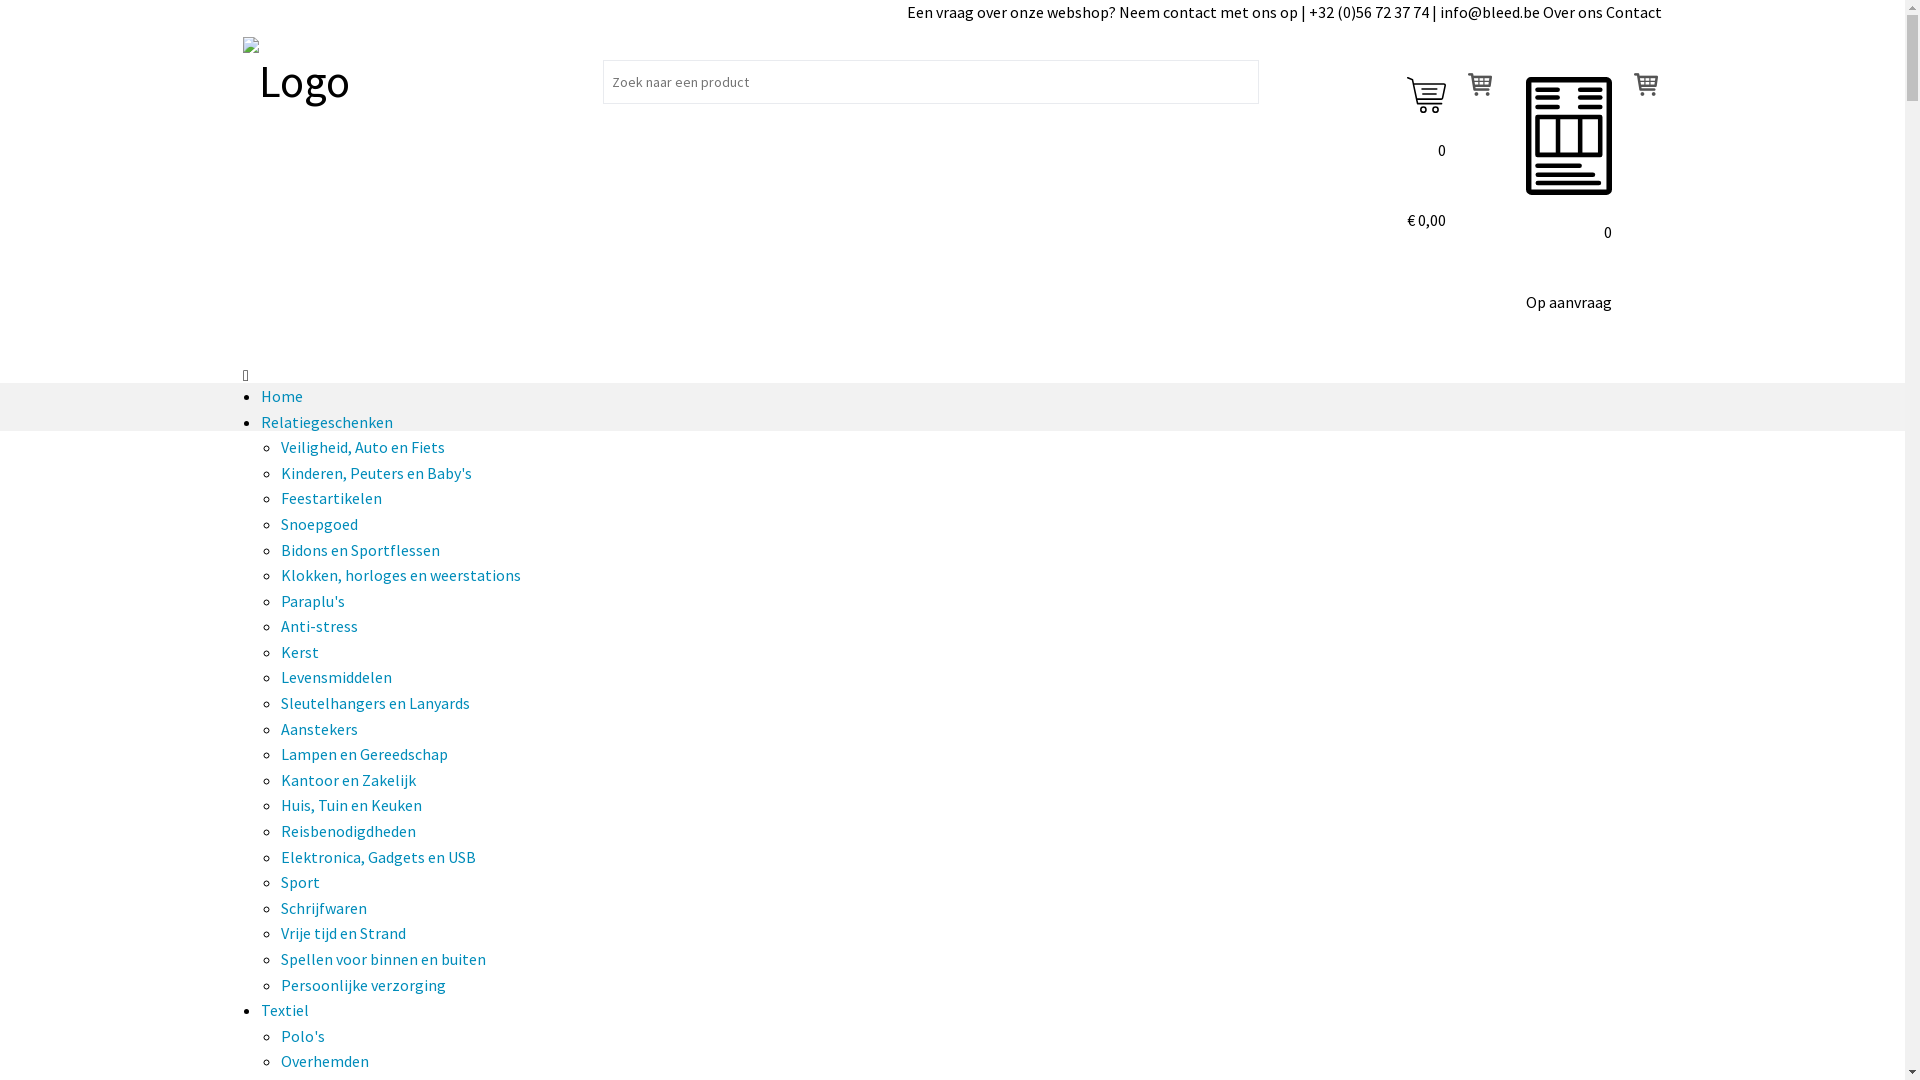 This screenshot has height=1080, width=1920. I want to click on 'Levensmiddelen', so click(336, 676).